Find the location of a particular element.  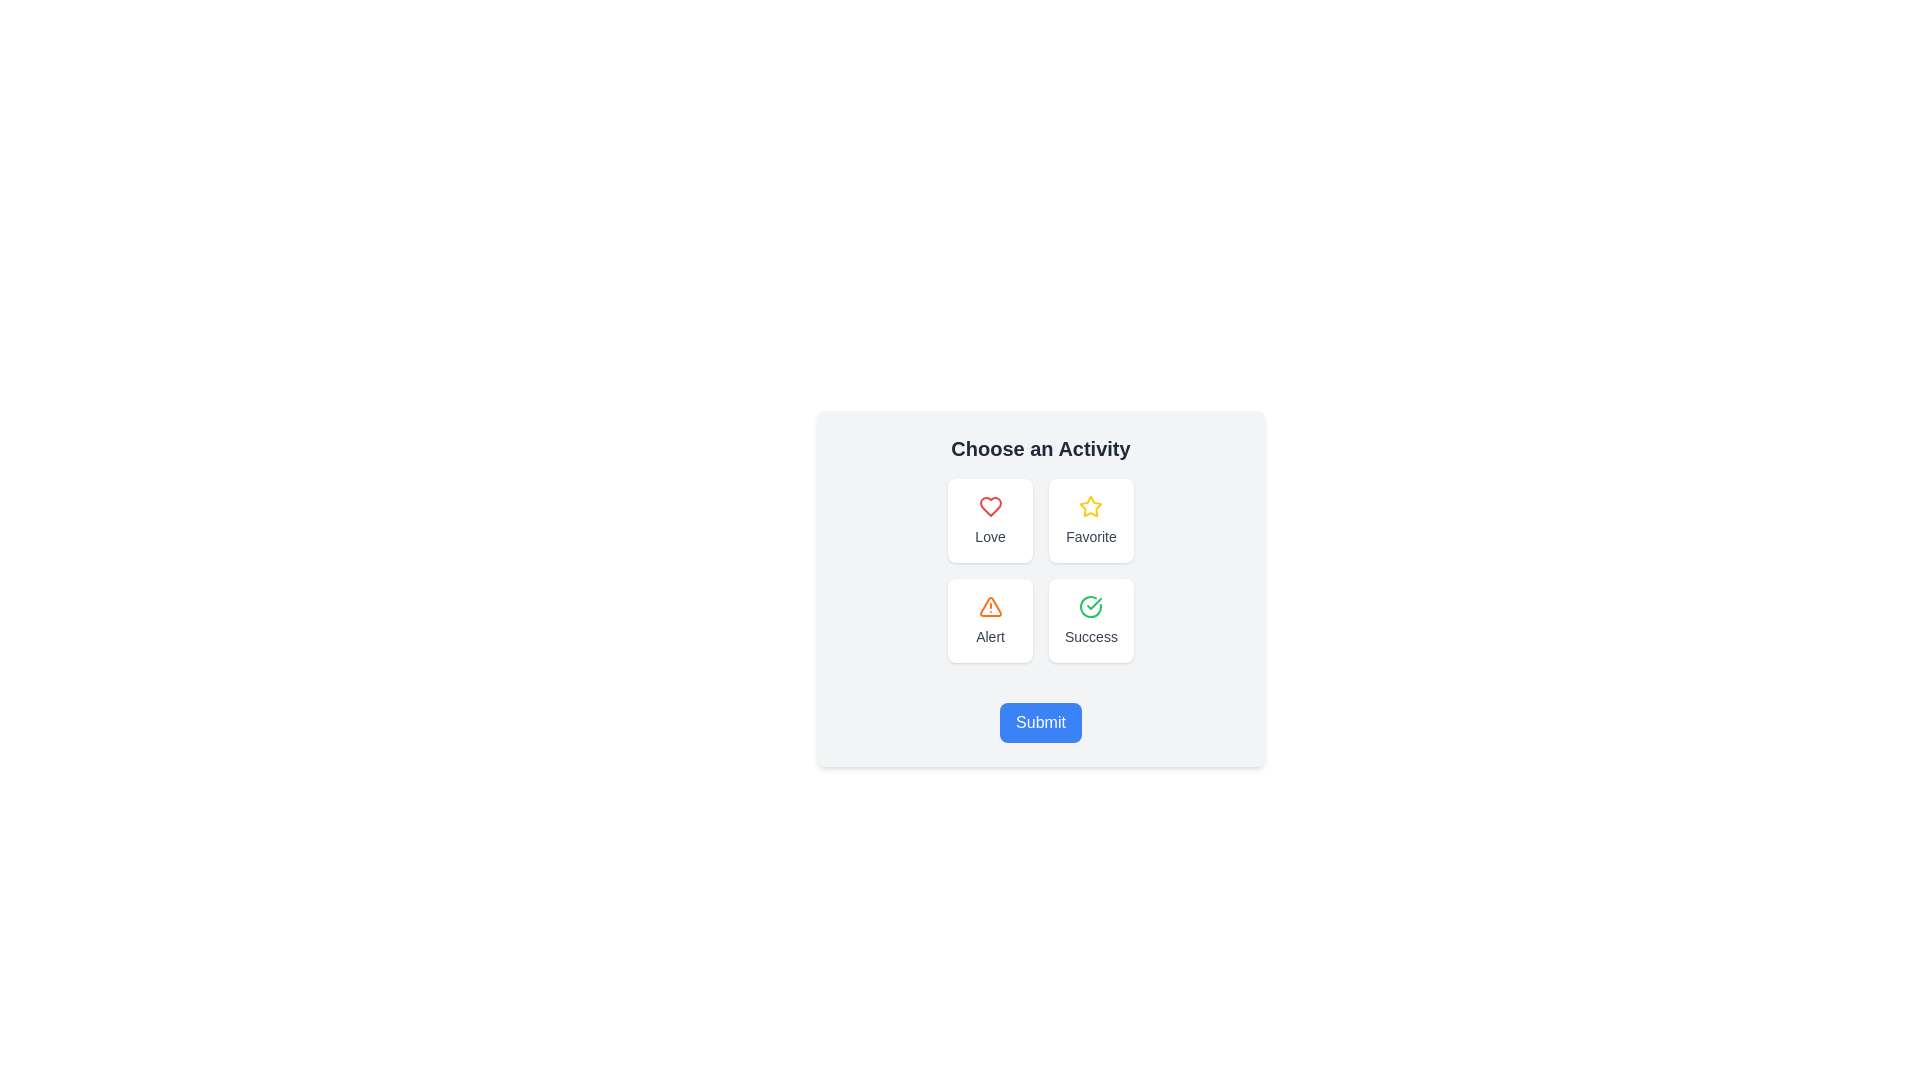

the 'Alert' activity card located in the bottom-left of the 2x2 grid is located at coordinates (990, 620).